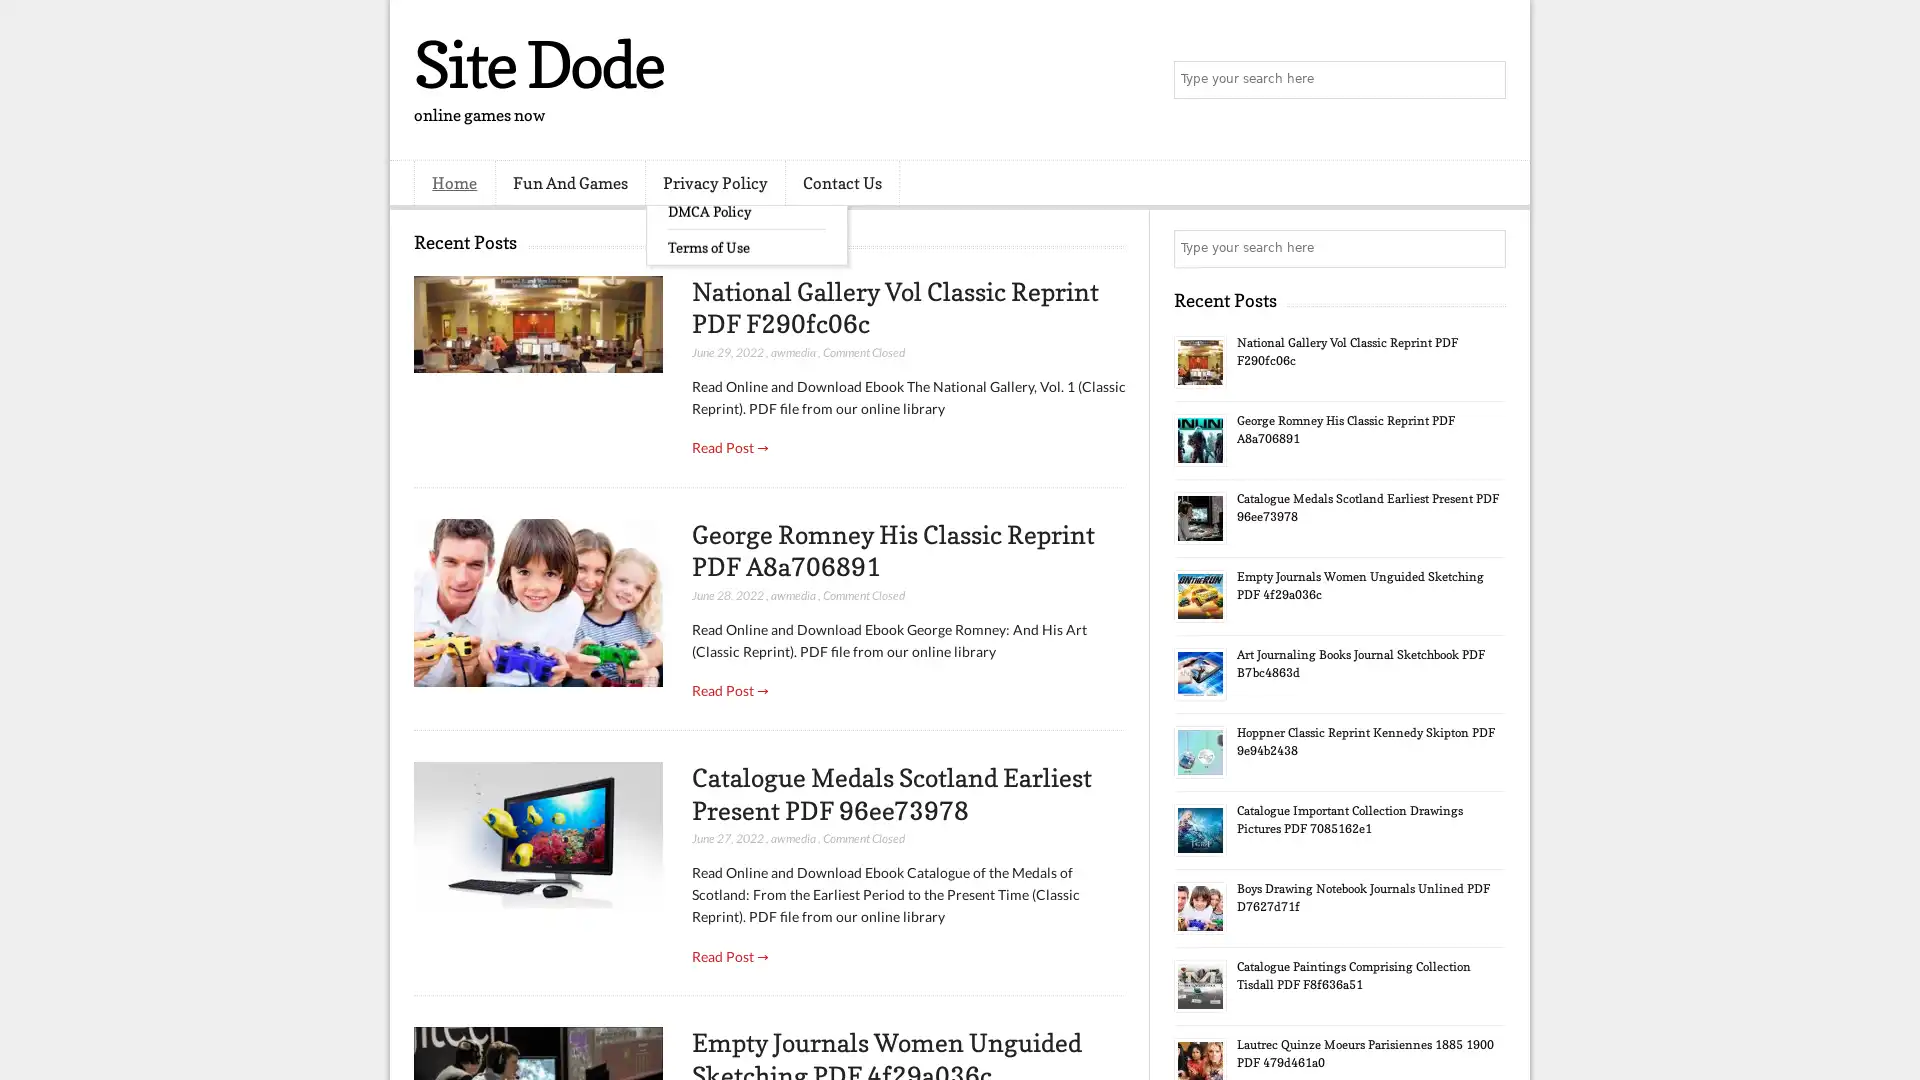 The width and height of the screenshot is (1920, 1080). I want to click on Search, so click(1485, 248).